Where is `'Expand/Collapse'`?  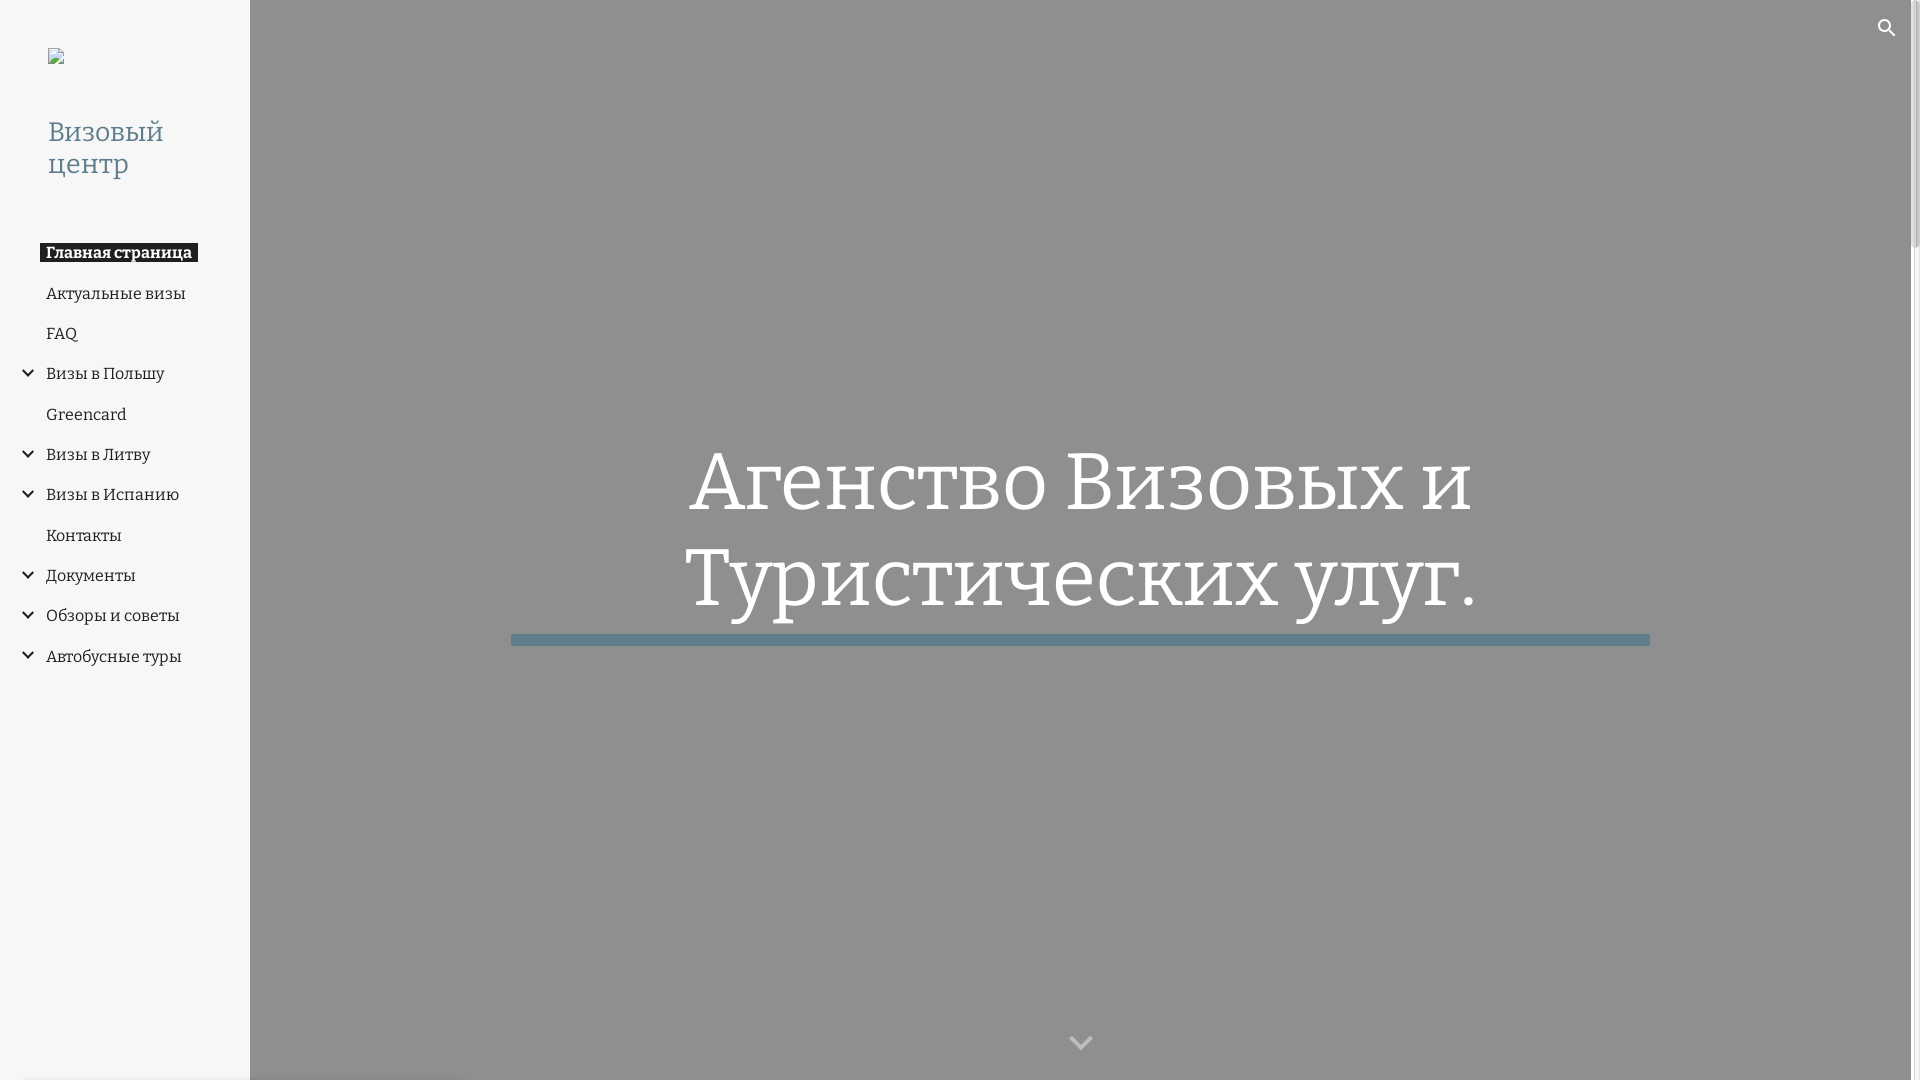 'Expand/Collapse' is located at coordinates (22, 454).